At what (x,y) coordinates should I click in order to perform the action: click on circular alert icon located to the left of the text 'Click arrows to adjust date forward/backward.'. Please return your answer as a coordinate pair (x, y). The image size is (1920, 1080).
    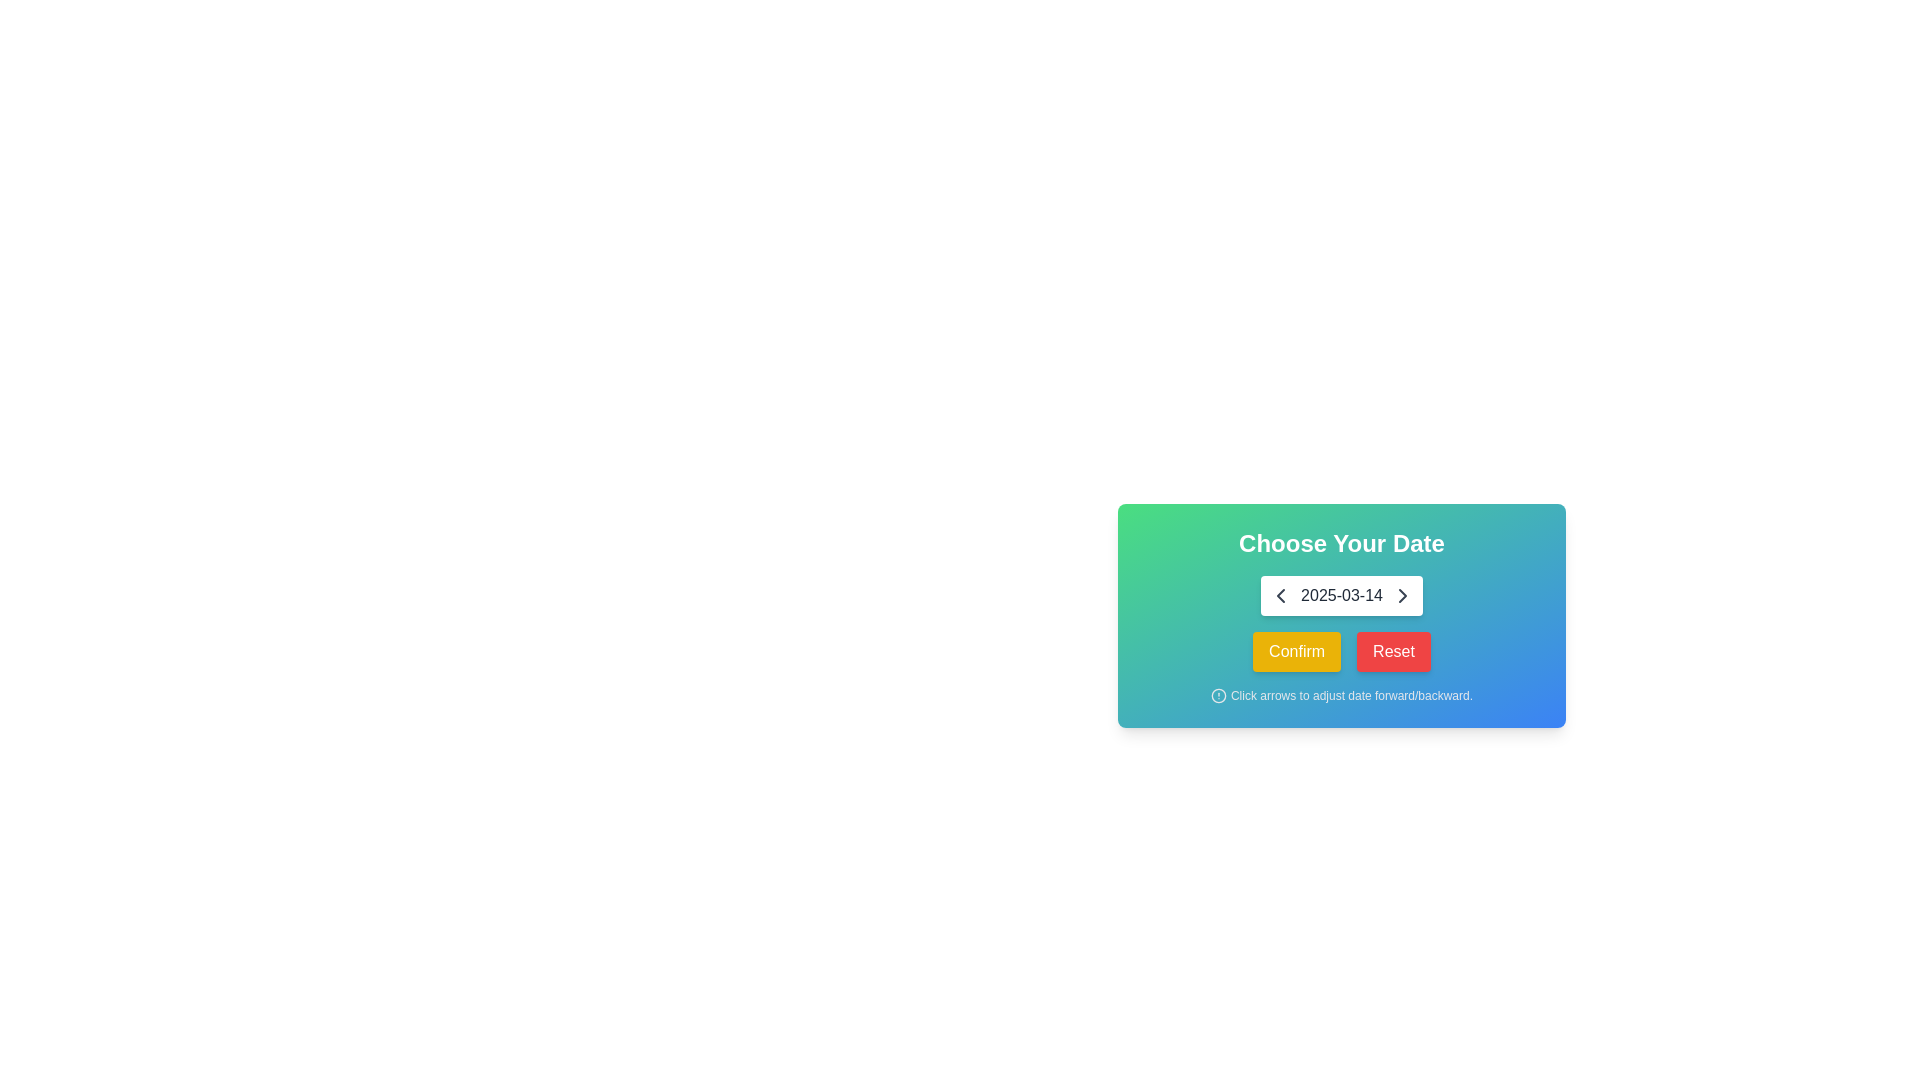
    Looking at the image, I should click on (1218, 694).